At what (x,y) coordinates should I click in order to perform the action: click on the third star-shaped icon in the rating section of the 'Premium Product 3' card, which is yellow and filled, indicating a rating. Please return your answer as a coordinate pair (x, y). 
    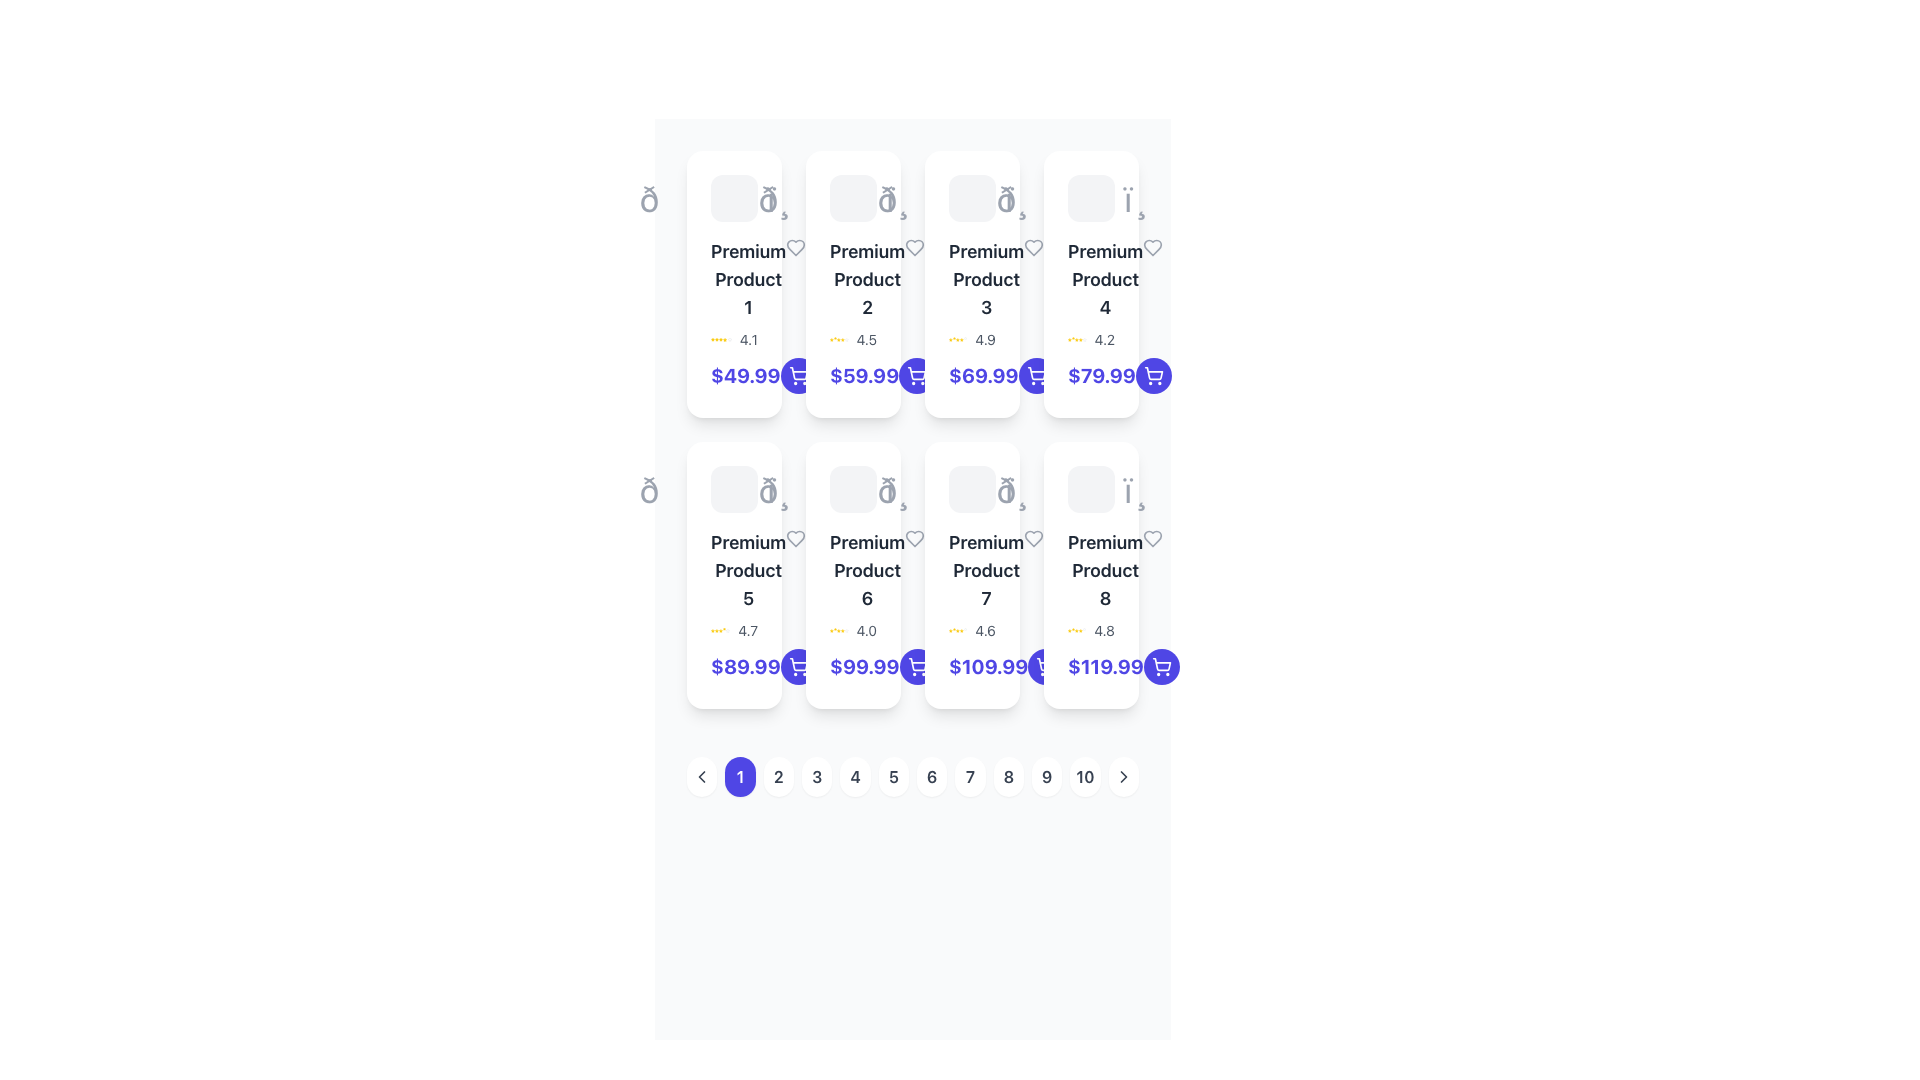
    Looking at the image, I should click on (961, 338).